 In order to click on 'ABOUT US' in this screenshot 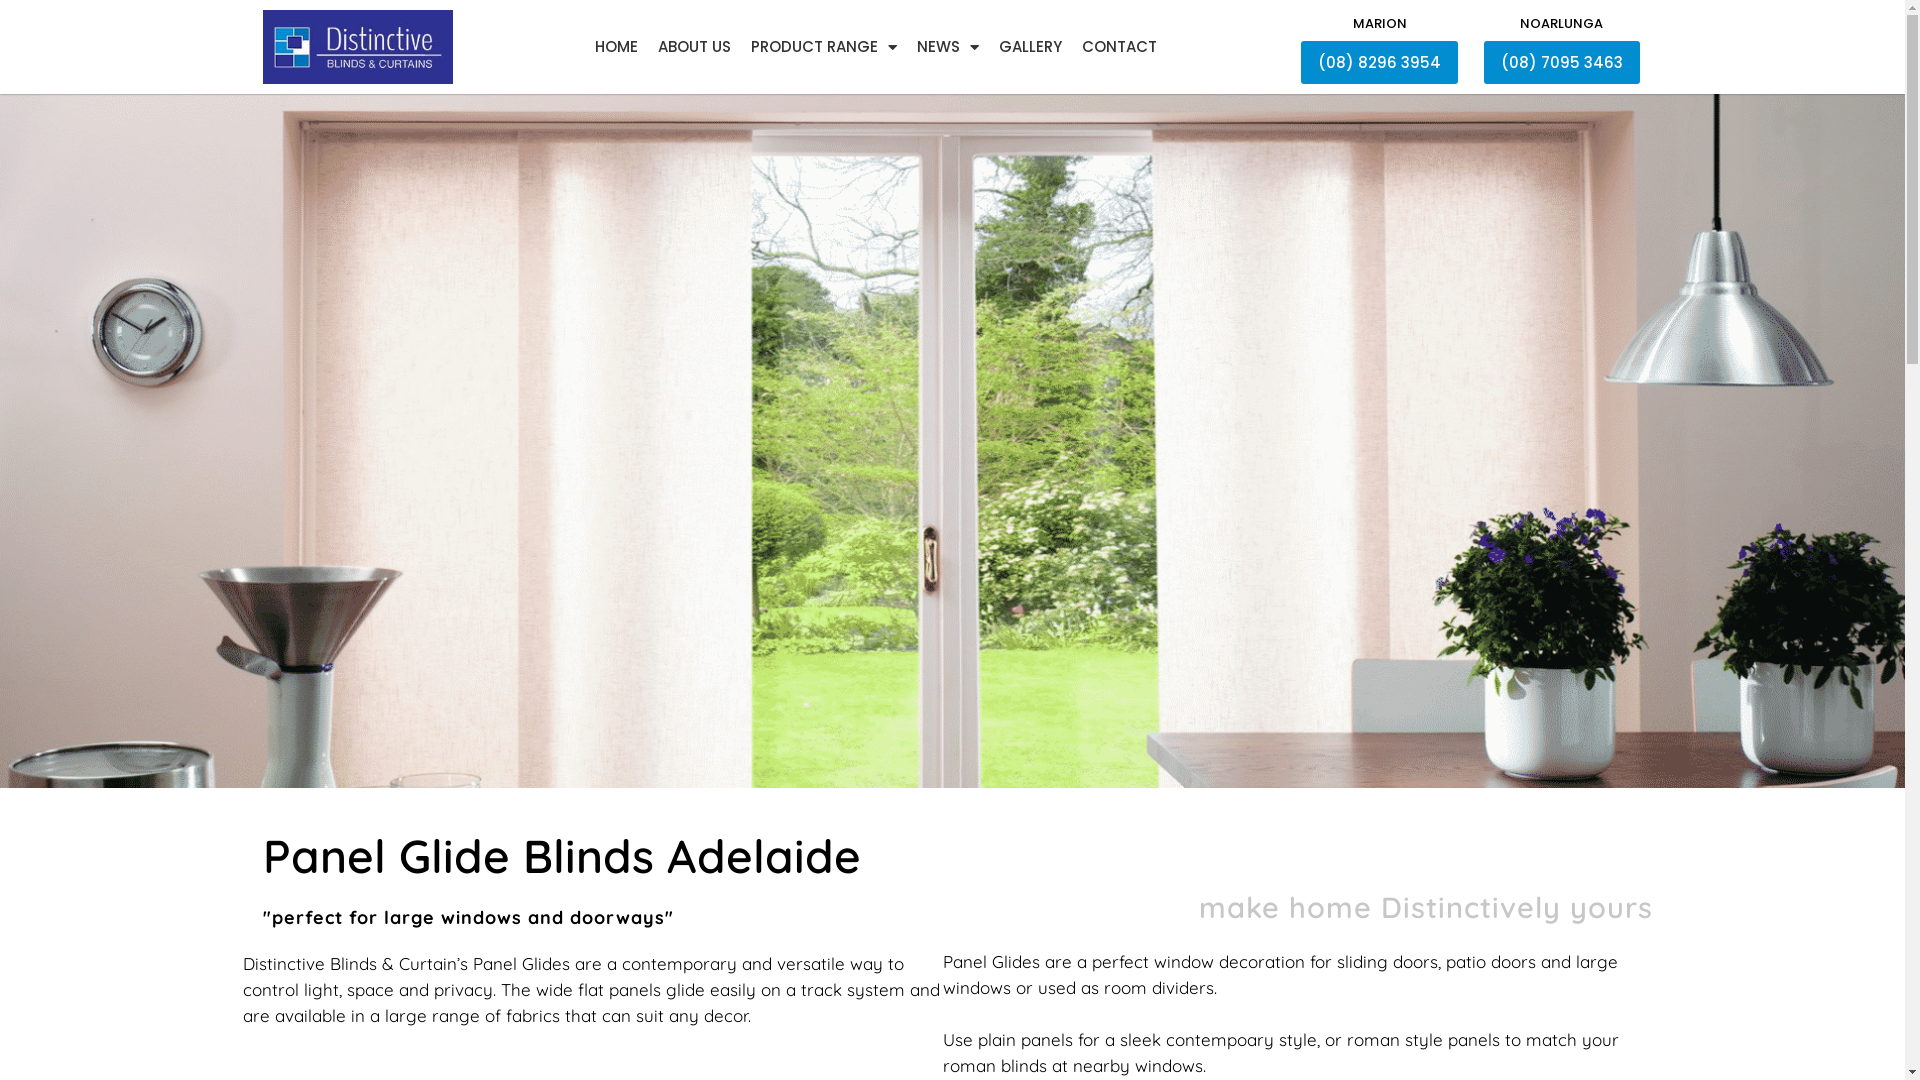, I will do `click(694, 45)`.